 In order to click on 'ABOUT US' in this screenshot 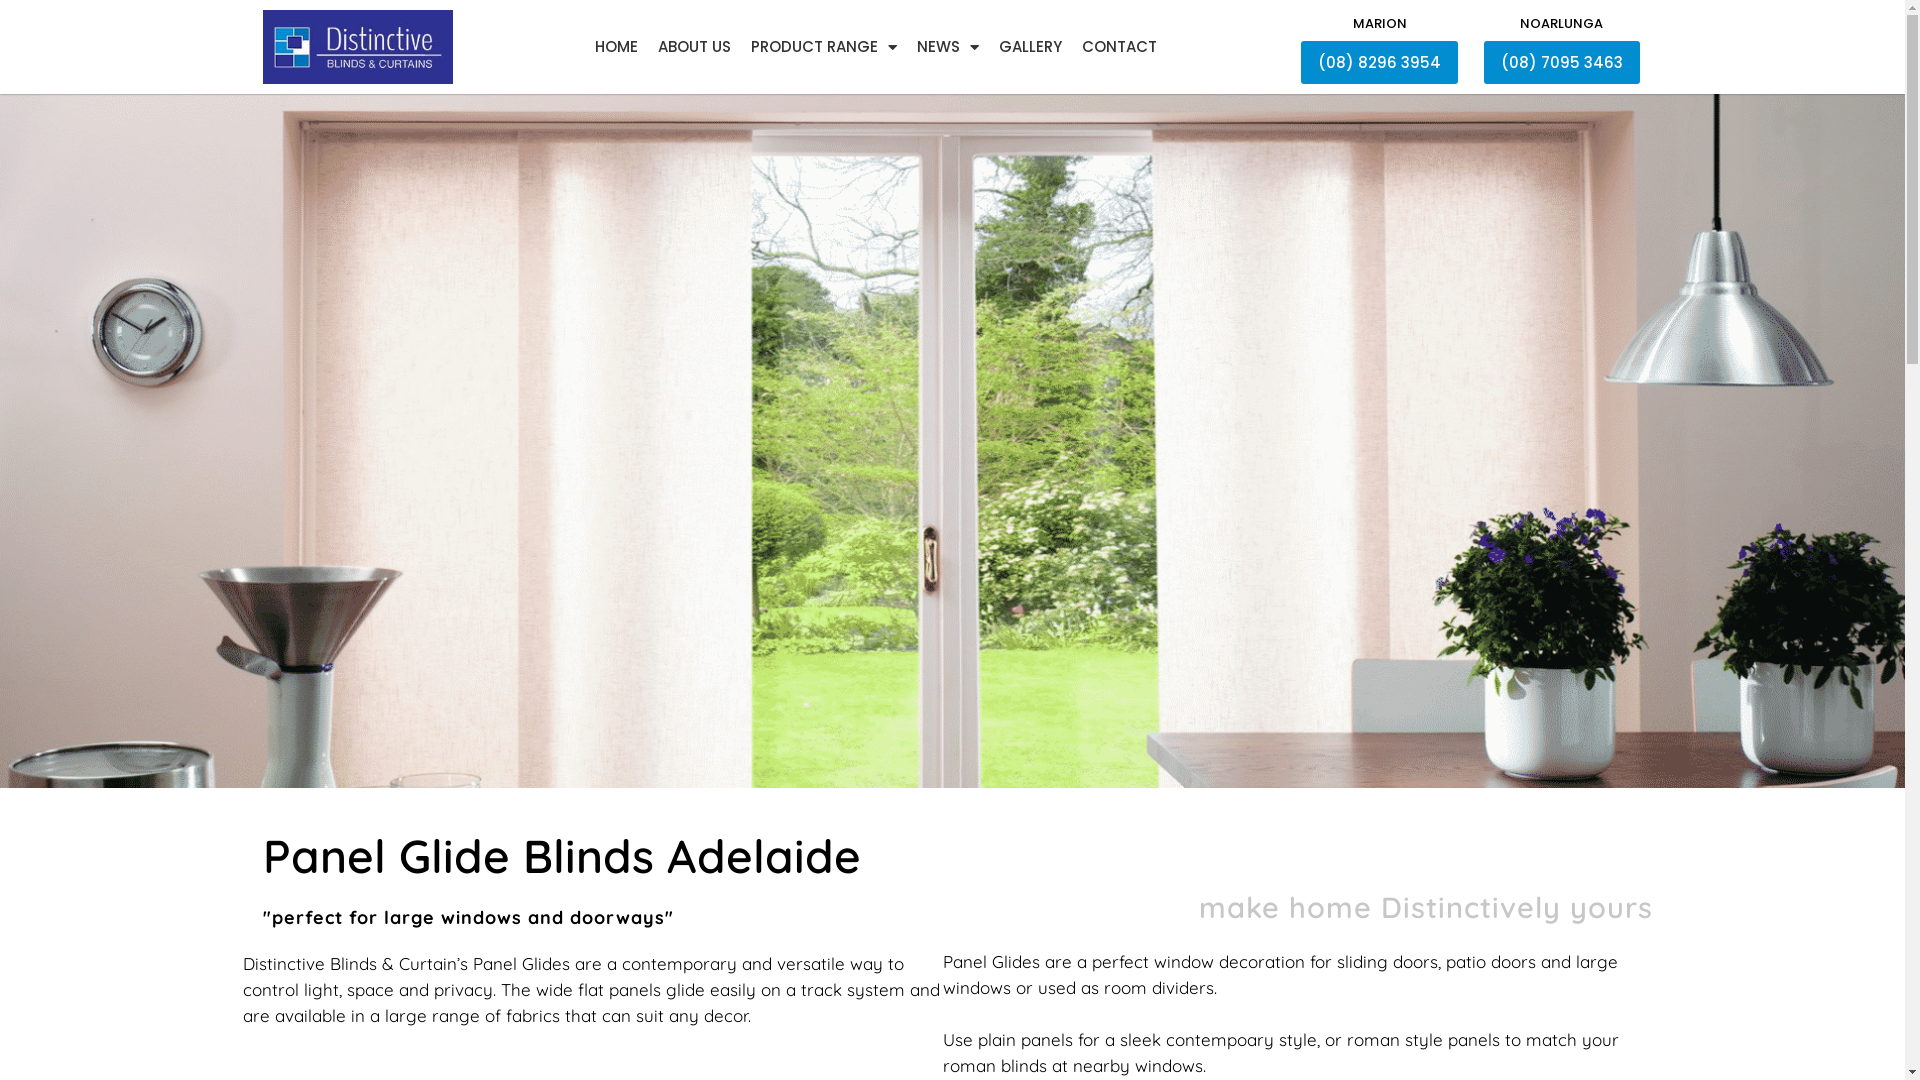, I will do `click(694, 45)`.